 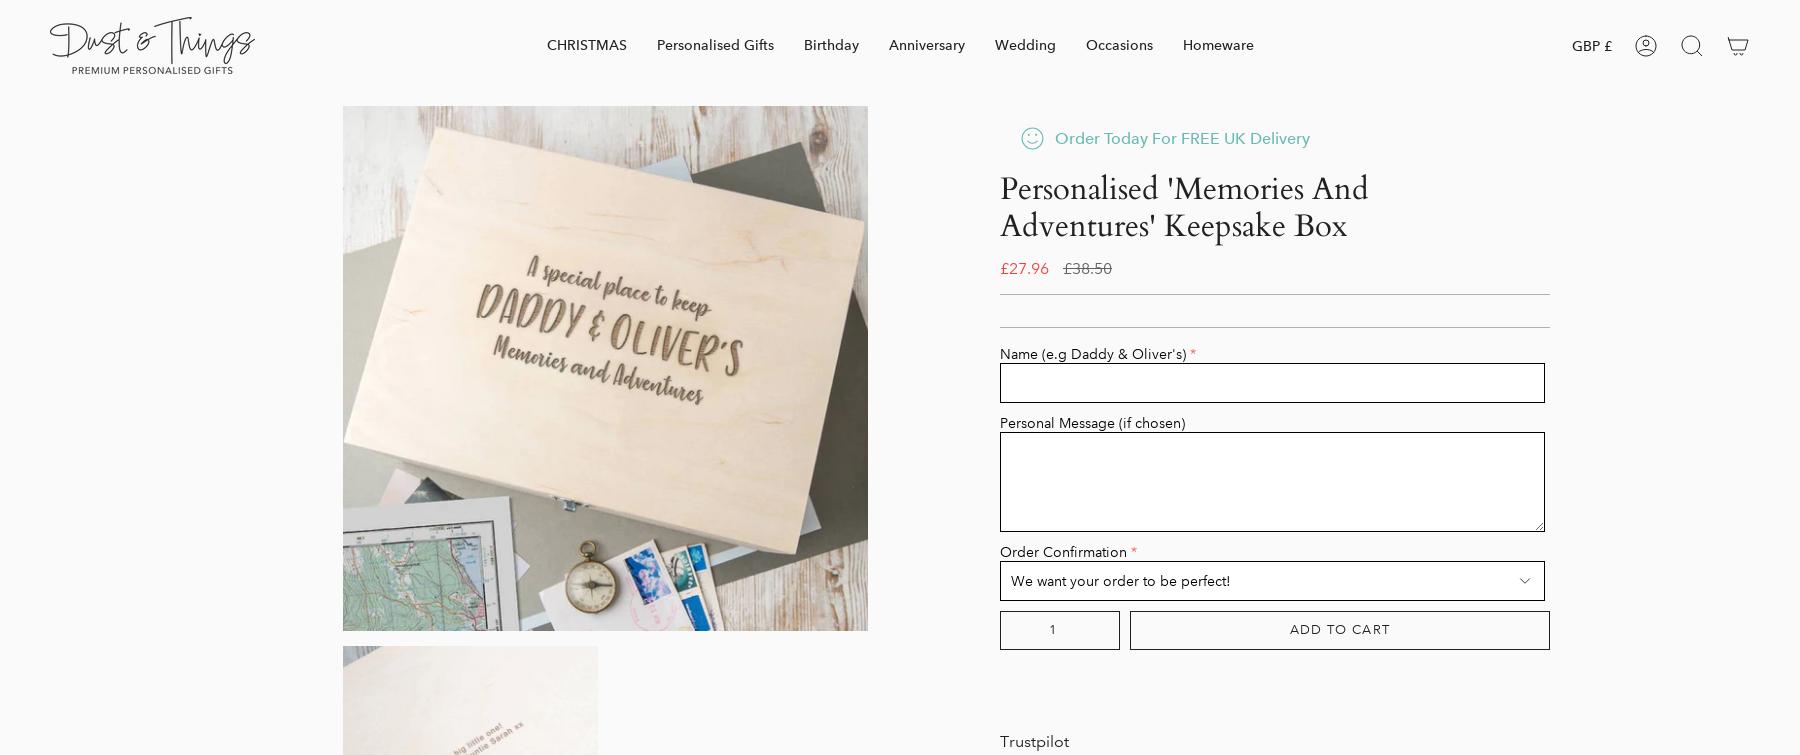 What do you see at coordinates (1099, 254) in the screenshot?
I see `'FREE UK DELIVERY'` at bounding box center [1099, 254].